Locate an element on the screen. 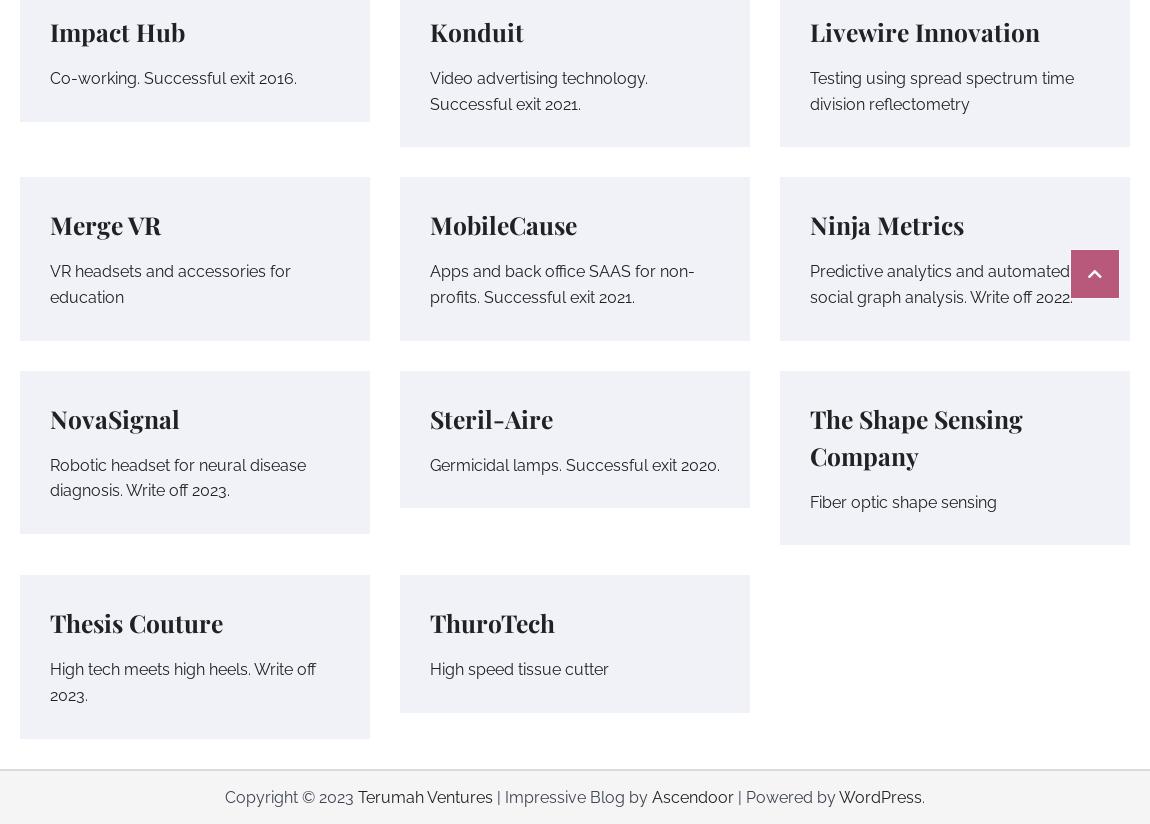 Image resolution: width=1150 pixels, height=824 pixels. 'Thesis Couture' is located at coordinates (135, 621).